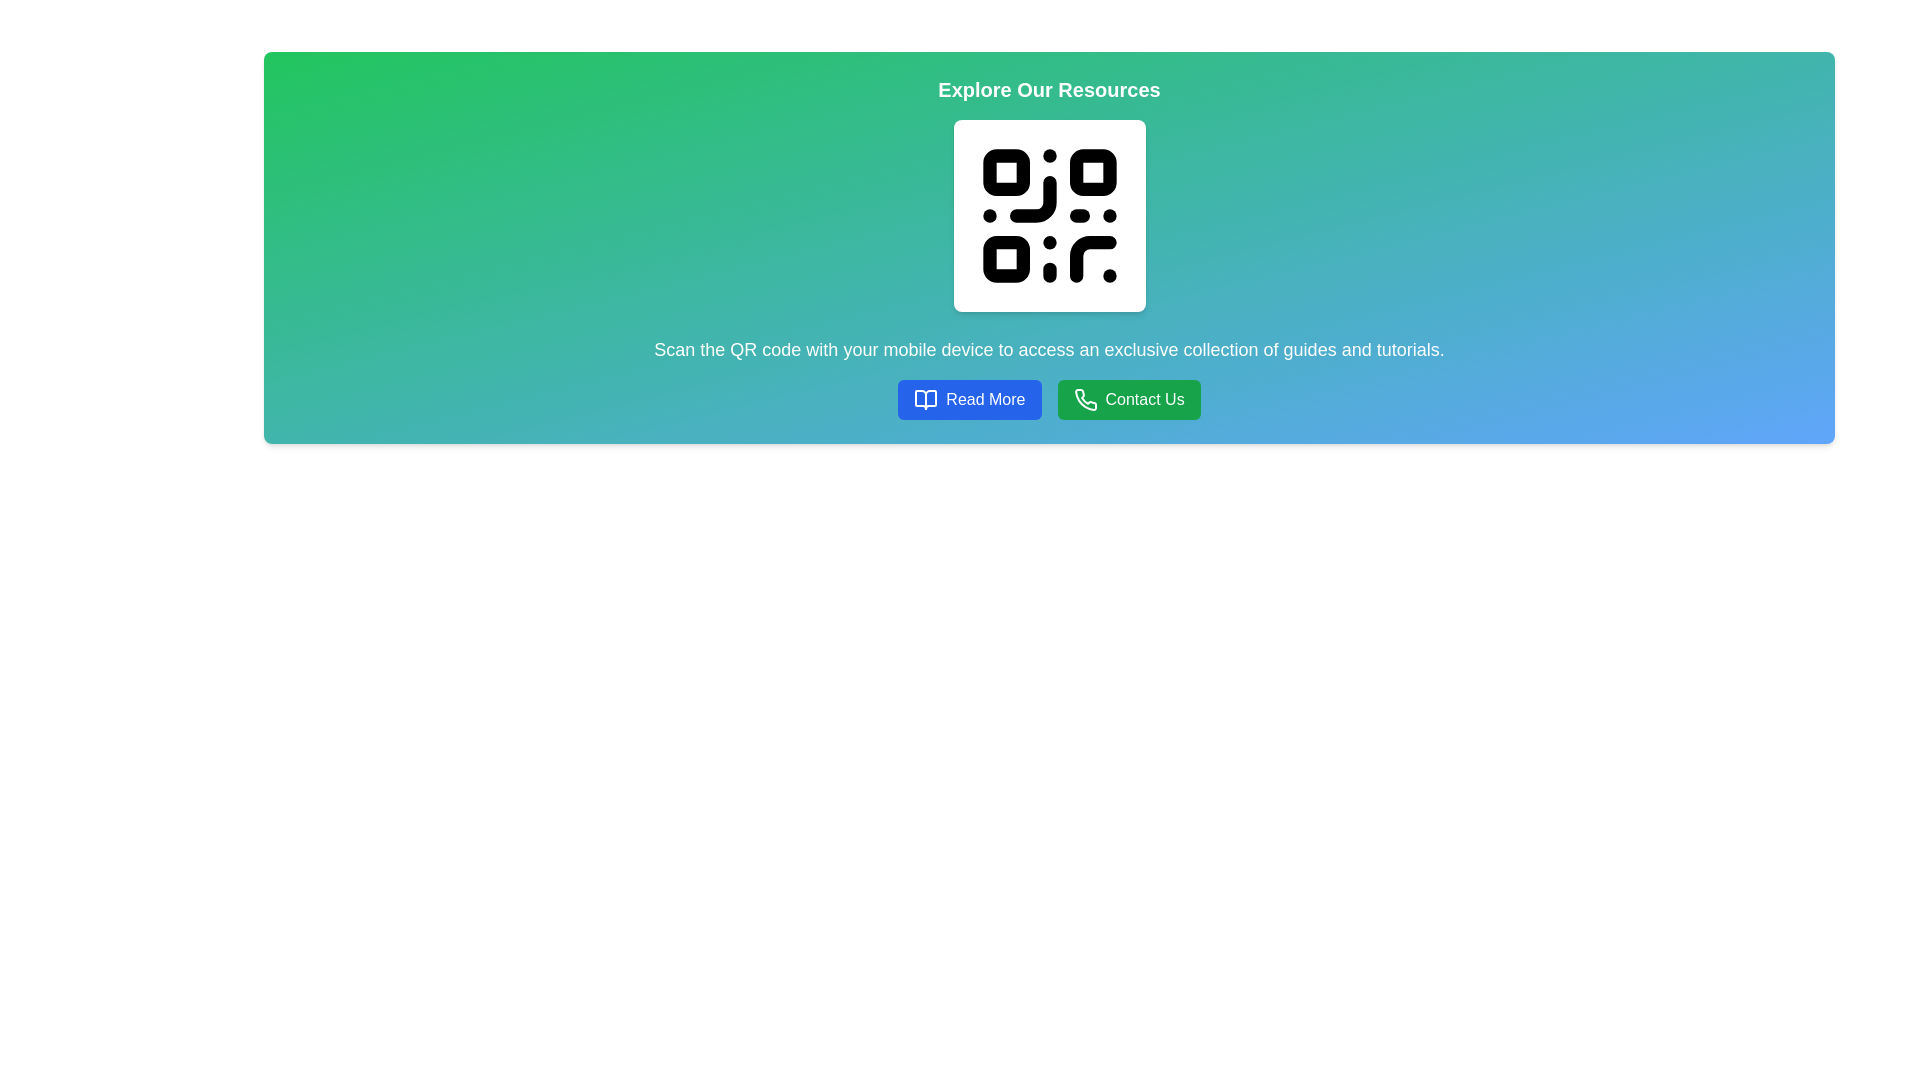  I want to click on the text element that reads 'Scan the QR code with your mobile device, so click(1048, 349).